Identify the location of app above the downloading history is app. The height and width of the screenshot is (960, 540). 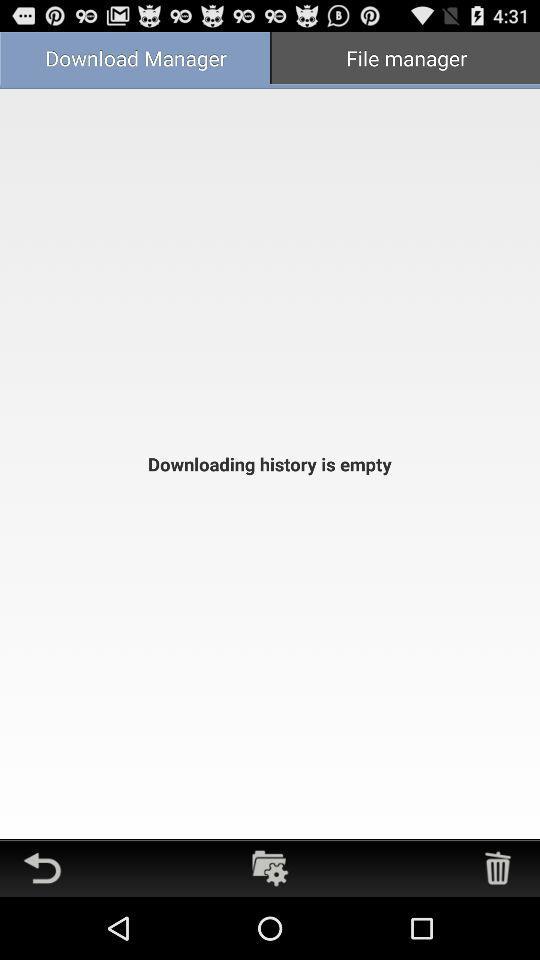
(405, 59).